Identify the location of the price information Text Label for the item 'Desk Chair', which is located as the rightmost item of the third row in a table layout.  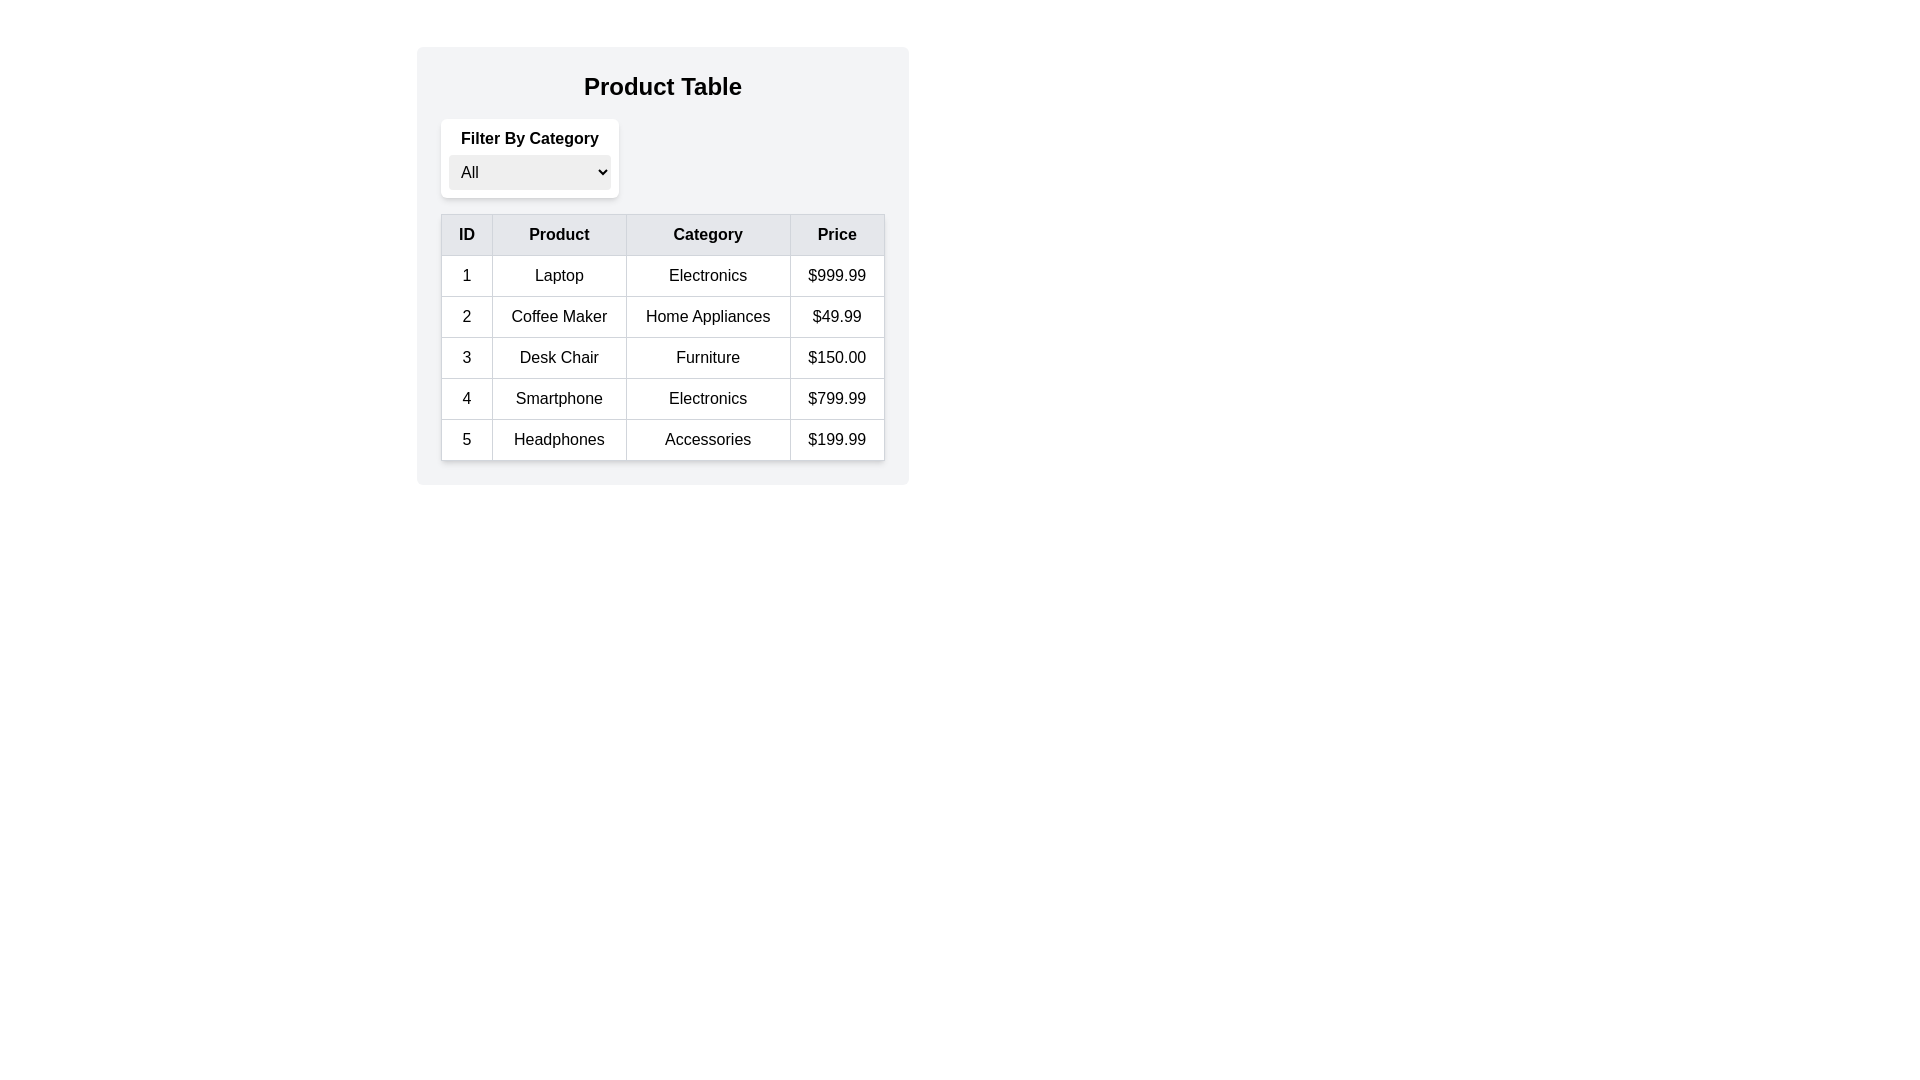
(837, 357).